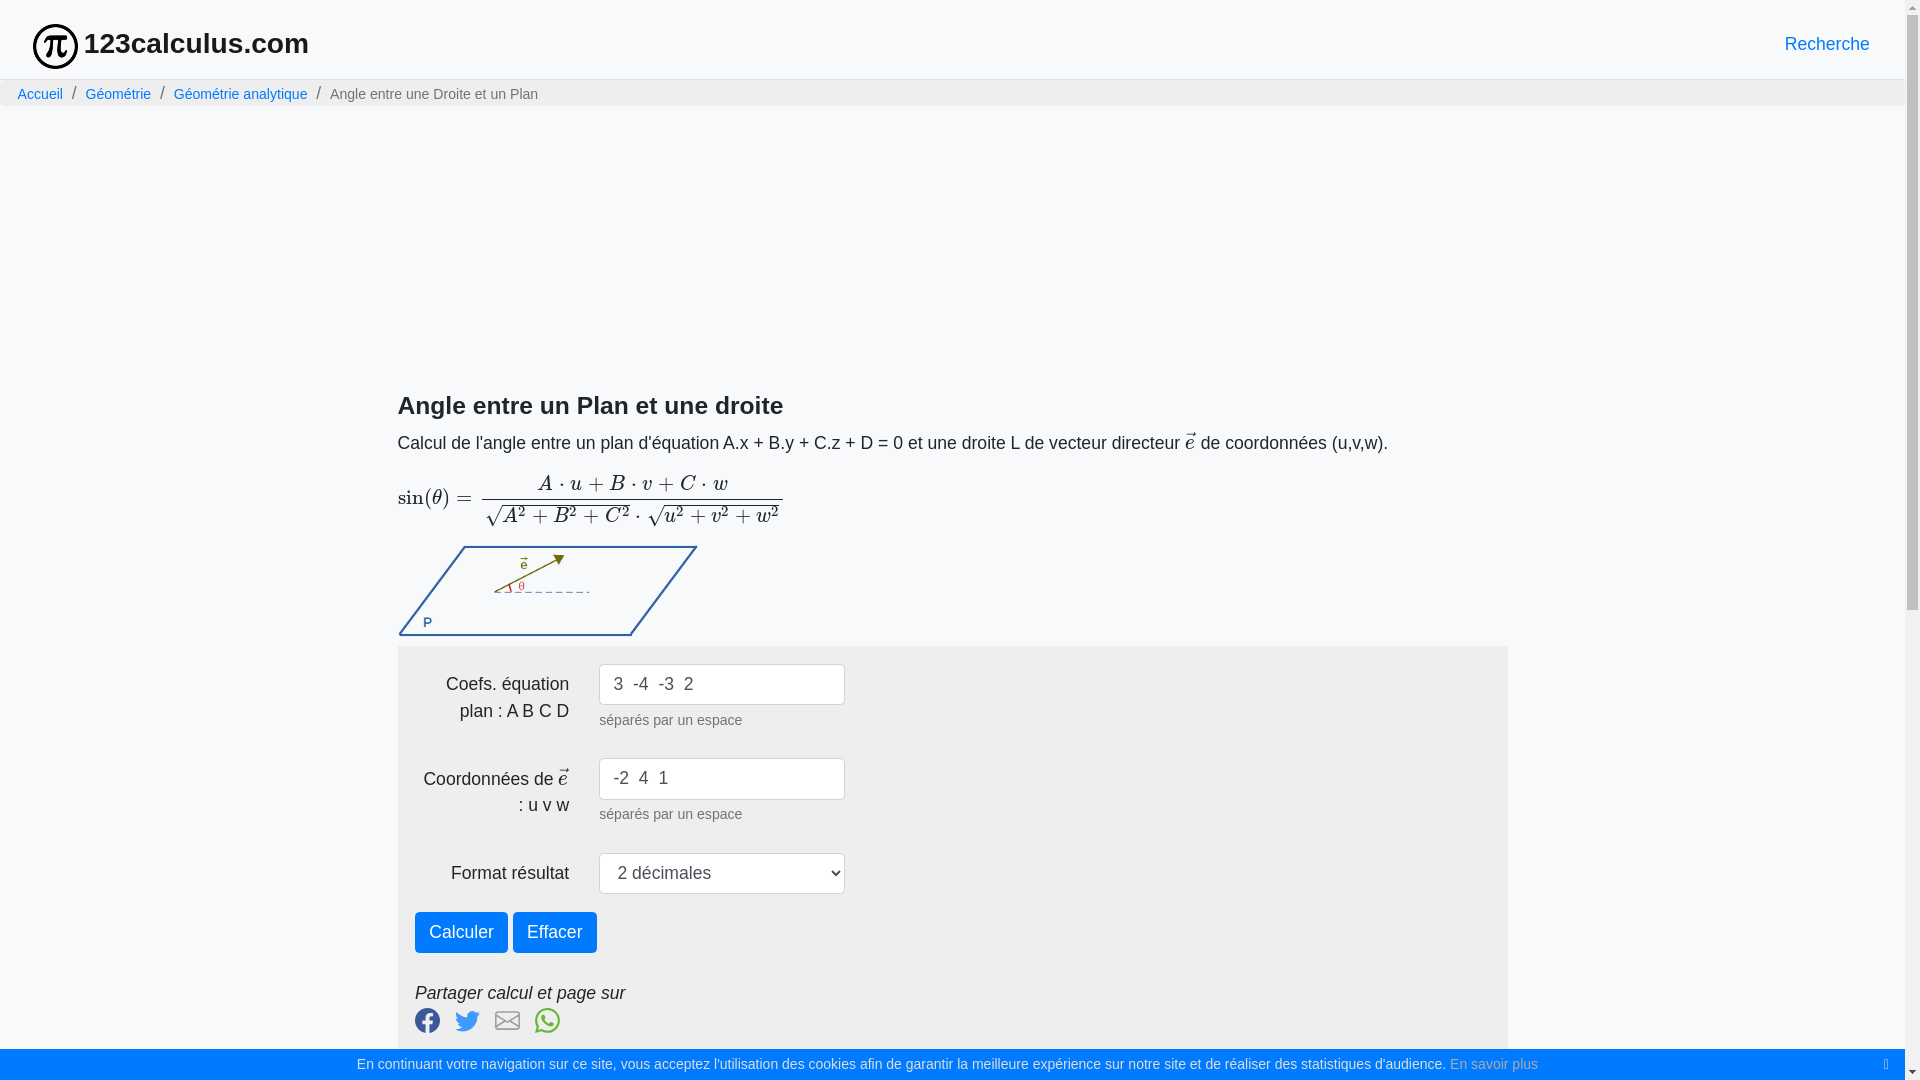 Image resolution: width=1920 pixels, height=1080 pixels. I want to click on 'Calculer', so click(460, 933).